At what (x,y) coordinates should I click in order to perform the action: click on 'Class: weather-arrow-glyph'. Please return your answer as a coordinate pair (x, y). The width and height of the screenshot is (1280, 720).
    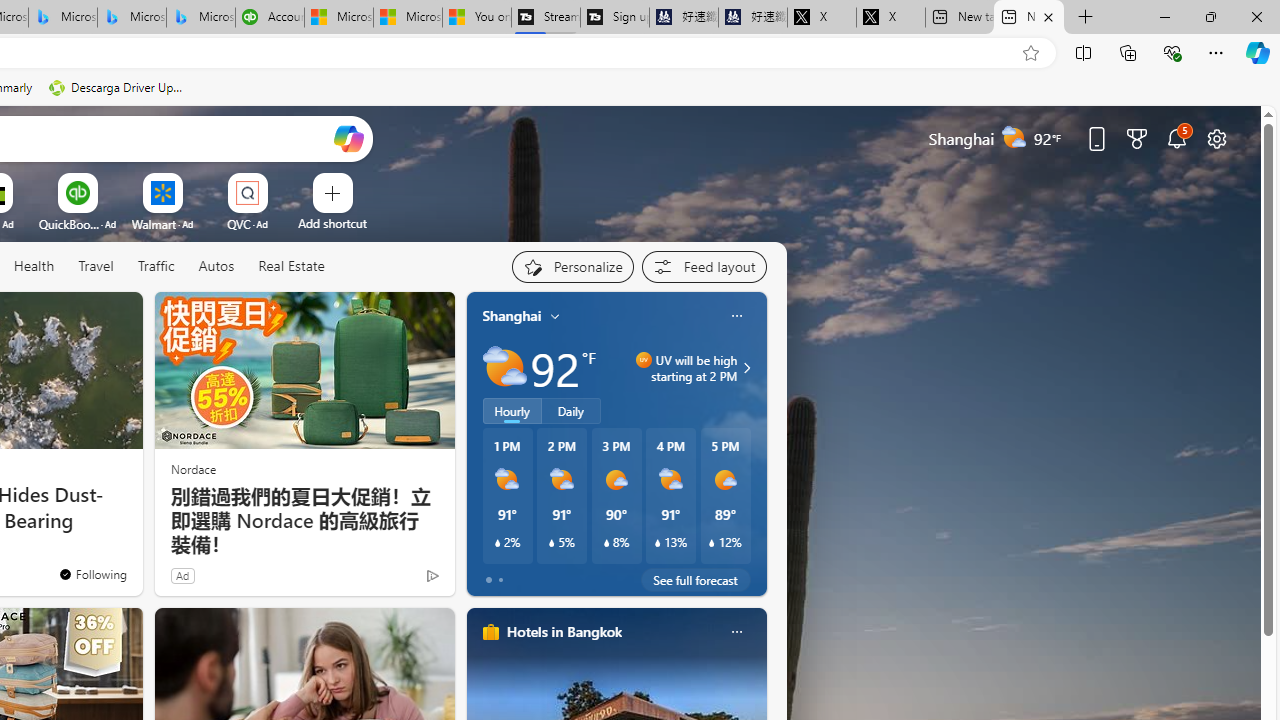
    Looking at the image, I should click on (745, 367).